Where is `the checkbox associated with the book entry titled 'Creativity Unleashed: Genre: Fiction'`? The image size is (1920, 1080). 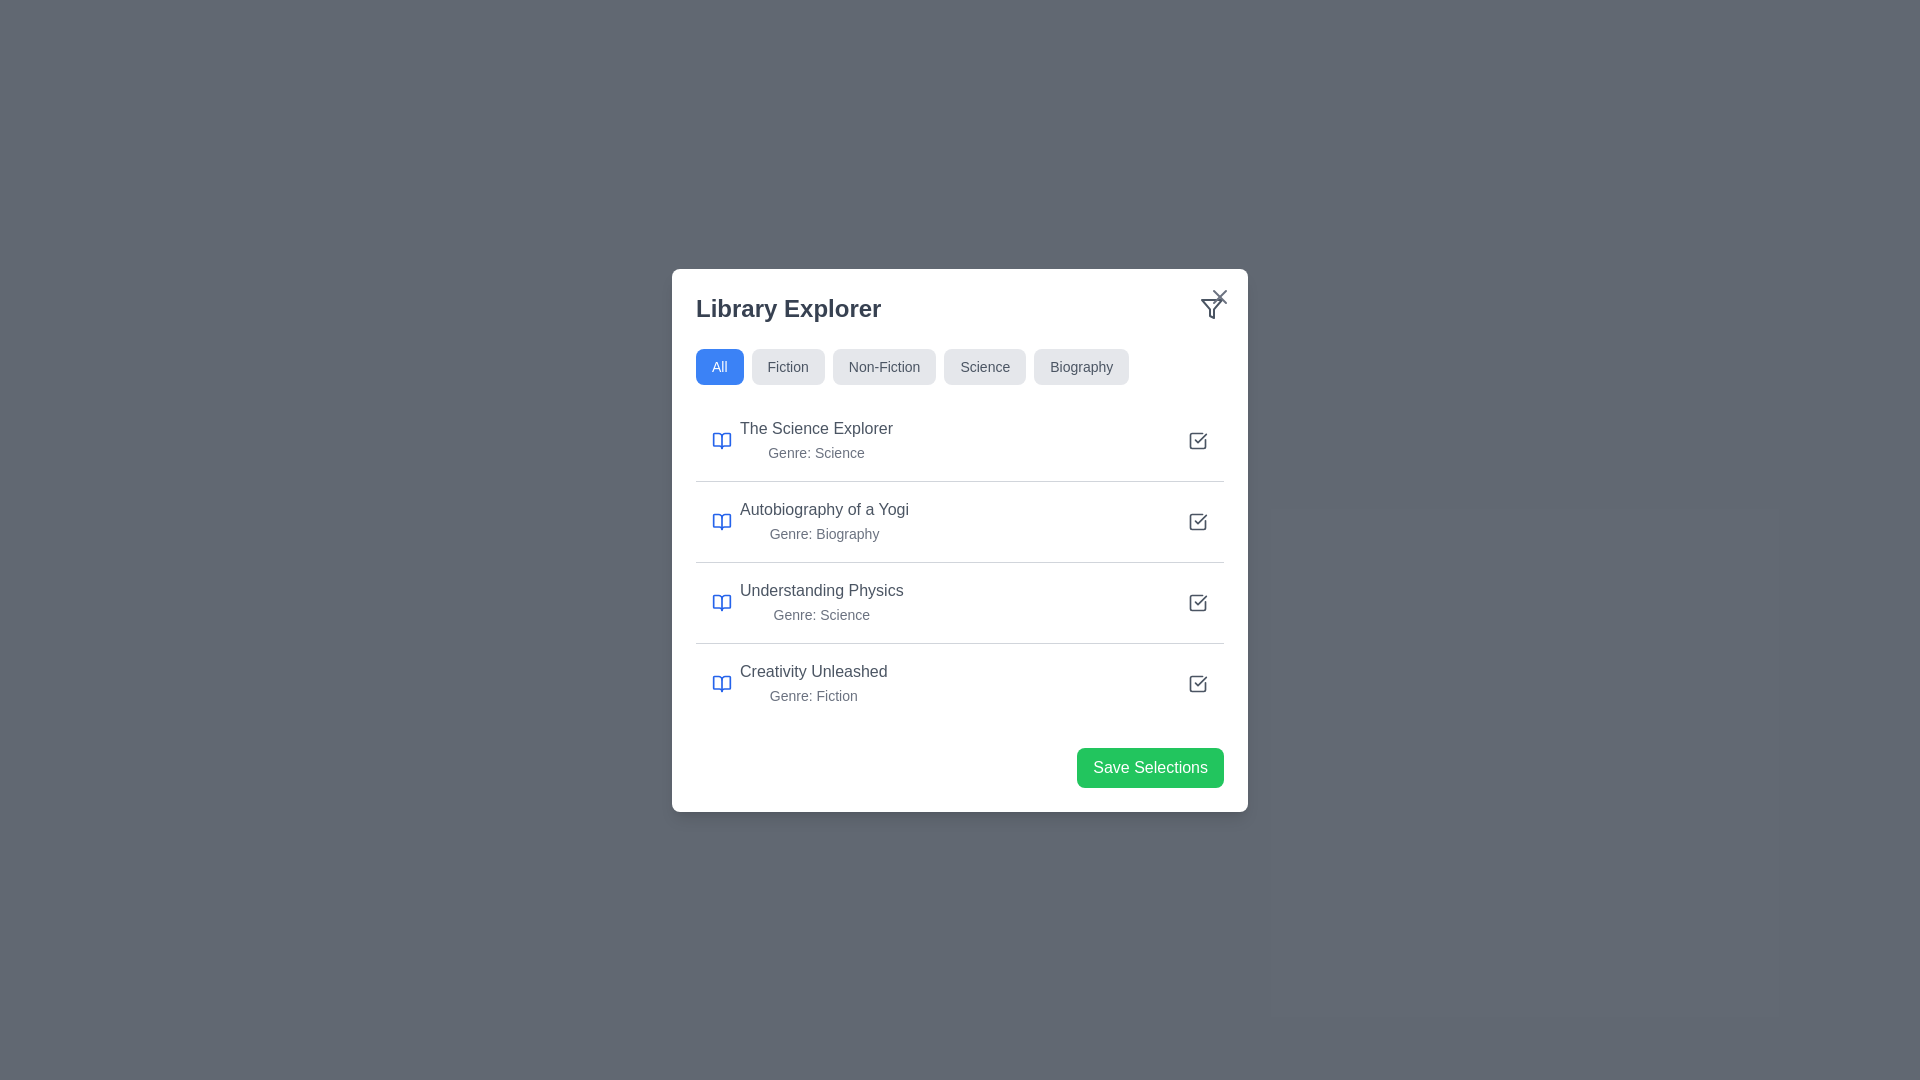
the checkbox associated with the book entry titled 'Creativity Unleashed: Genre: Fiction' is located at coordinates (1198, 682).